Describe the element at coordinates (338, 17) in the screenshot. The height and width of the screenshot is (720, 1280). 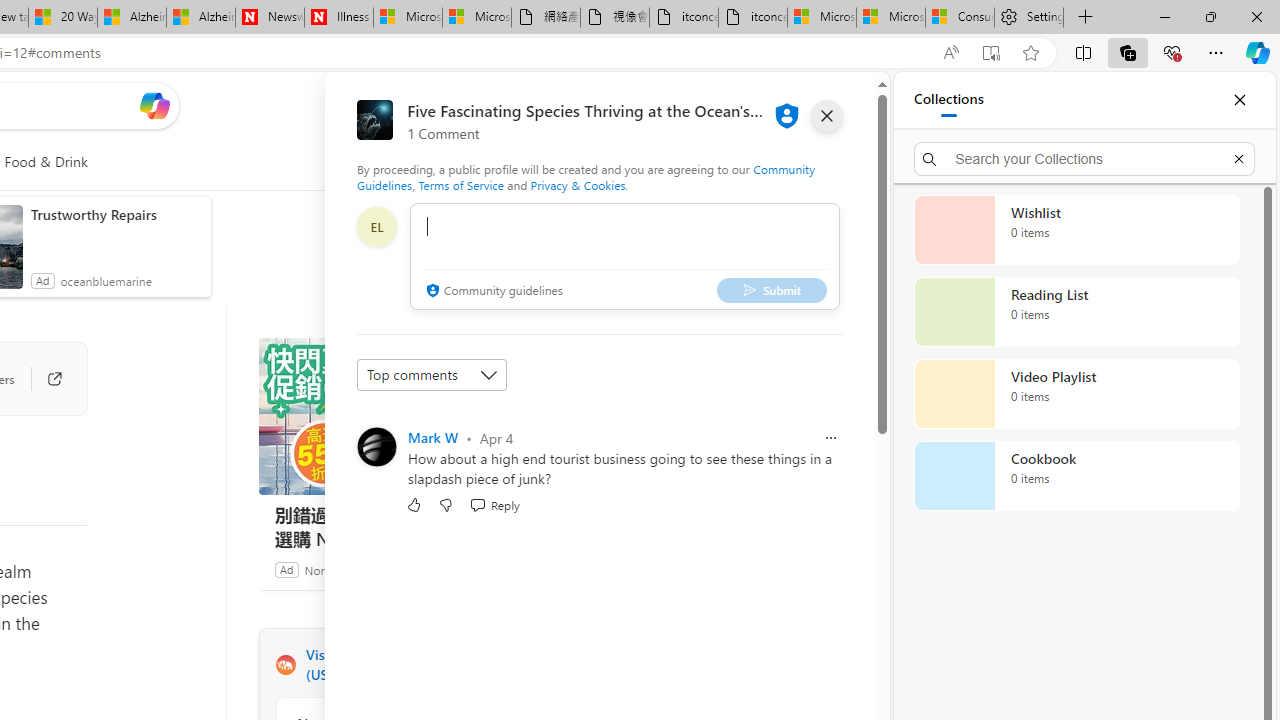
I see `'Illness news & latest pictures from Newsweek.com'` at that location.